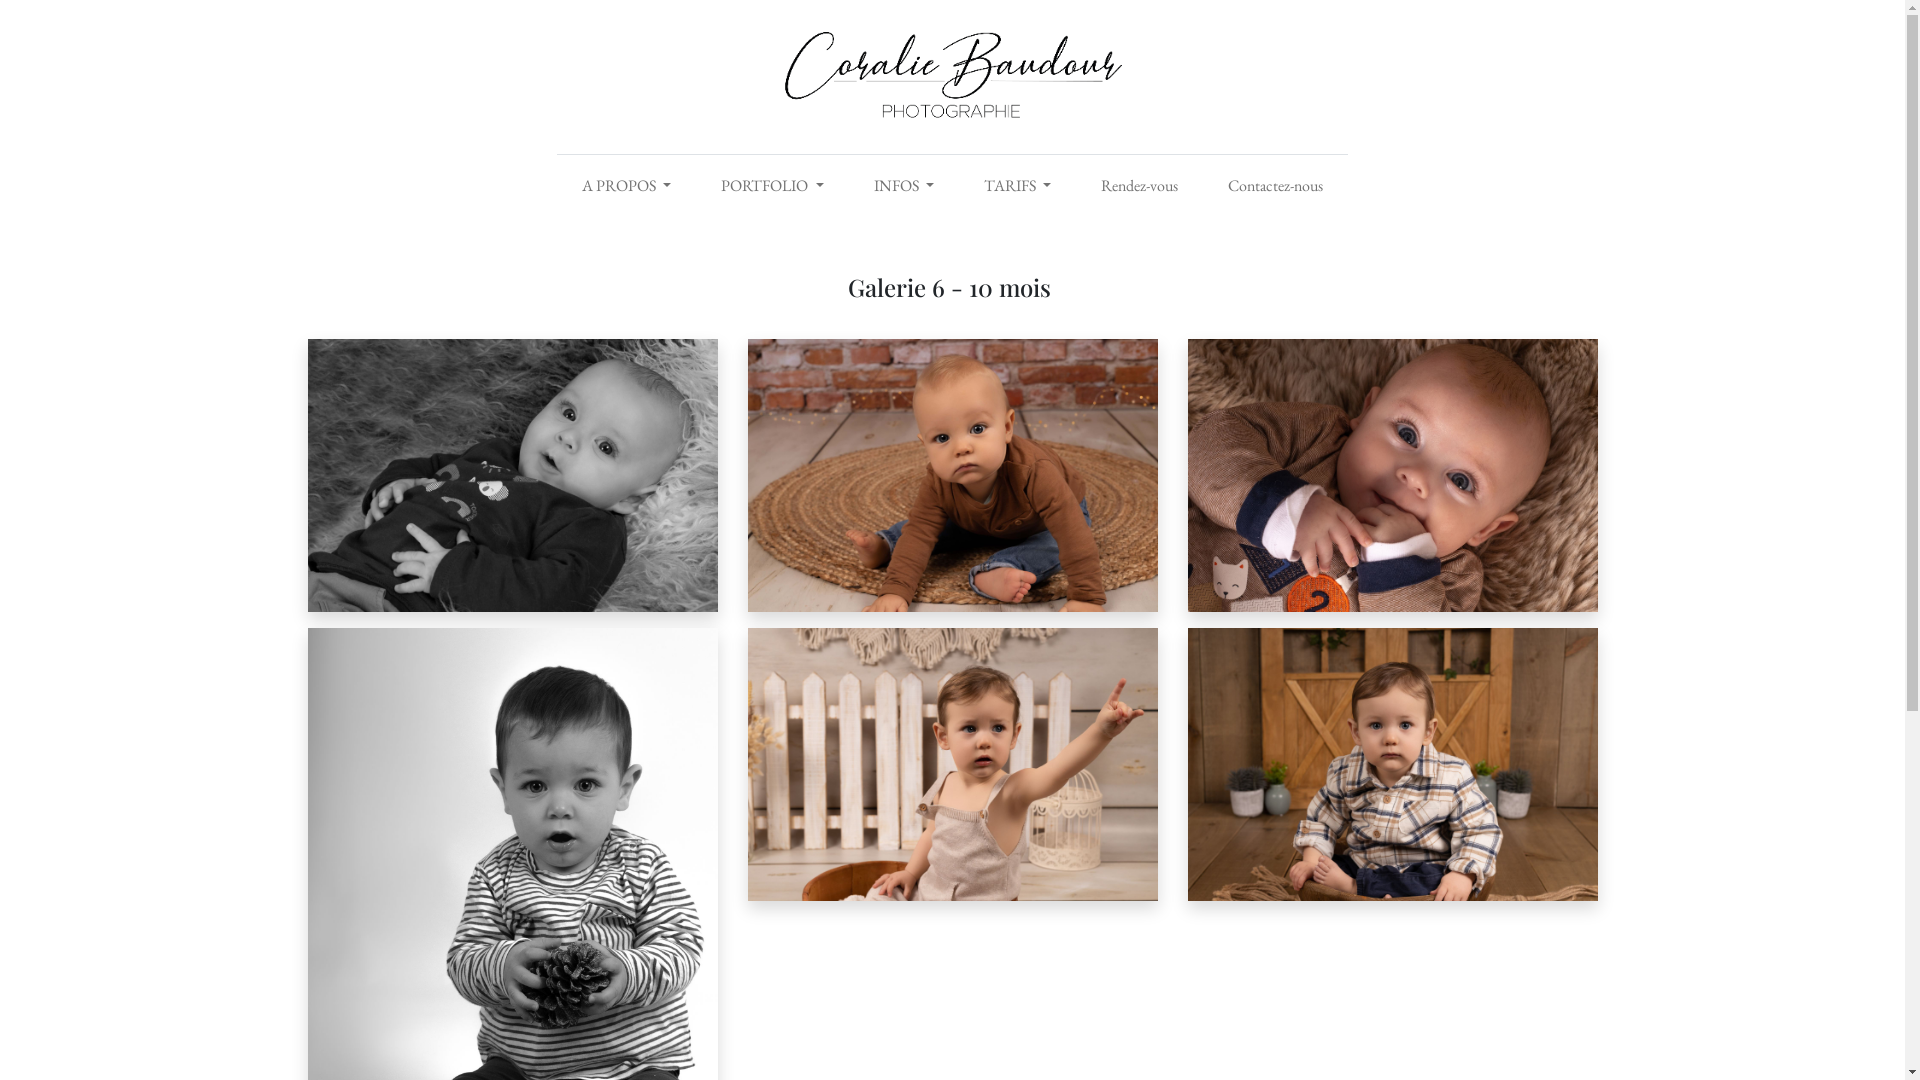  What do you see at coordinates (625, 185) in the screenshot?
I see `'A PROPOS'` at bounding box center [625, 185].